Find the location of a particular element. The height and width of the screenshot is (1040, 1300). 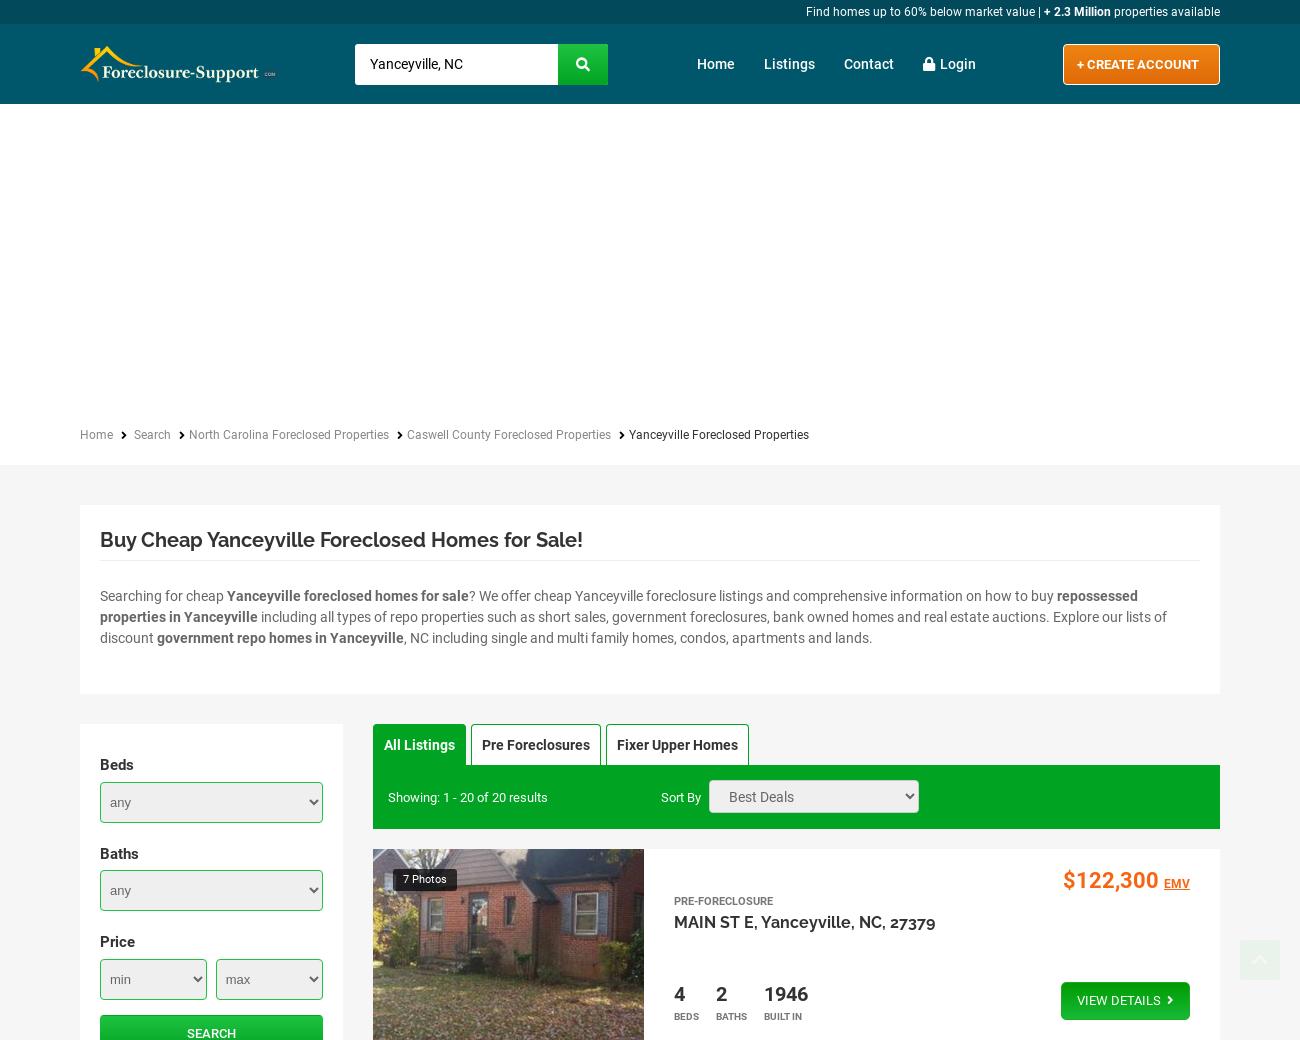

'North Carolina Foreclosed Properties' is located at coordinates (288, 435).